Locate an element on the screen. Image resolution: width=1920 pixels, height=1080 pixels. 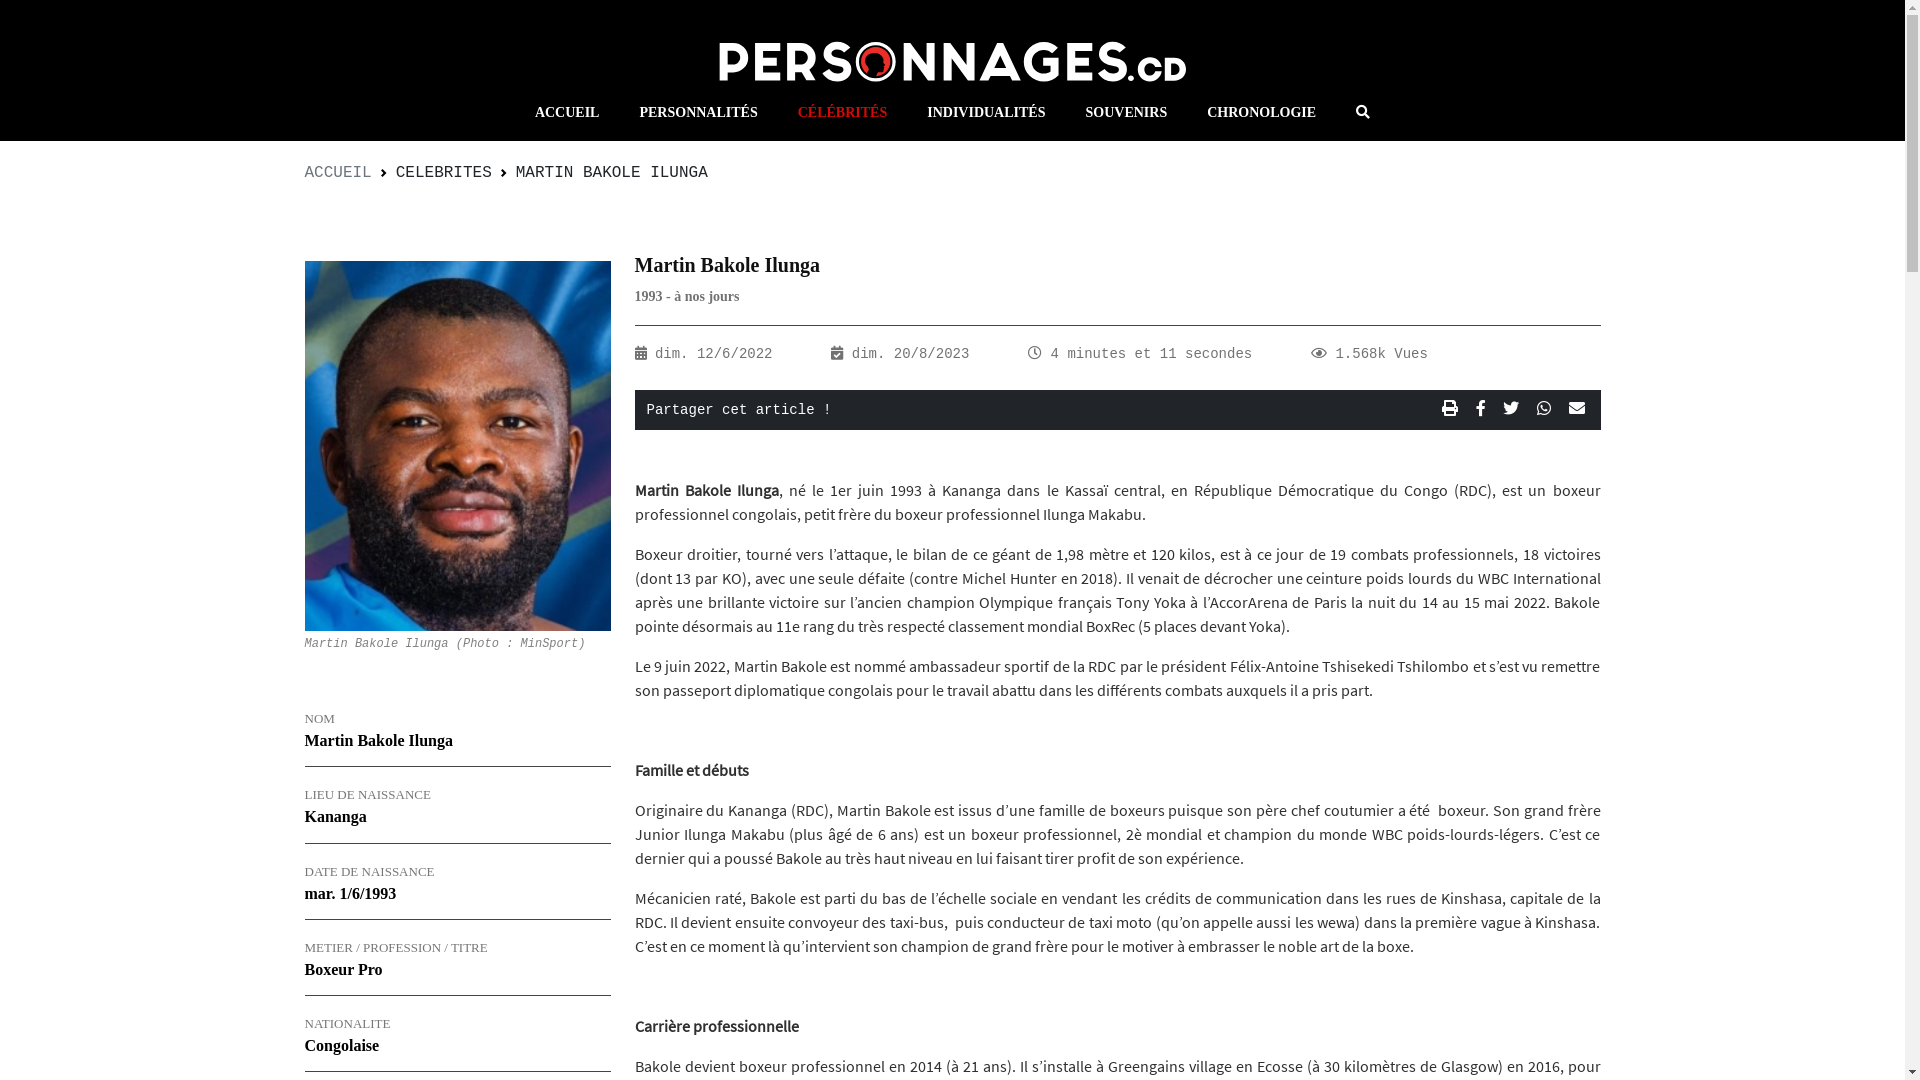
'ACCUEIL' is located at coordinates (302, 172).